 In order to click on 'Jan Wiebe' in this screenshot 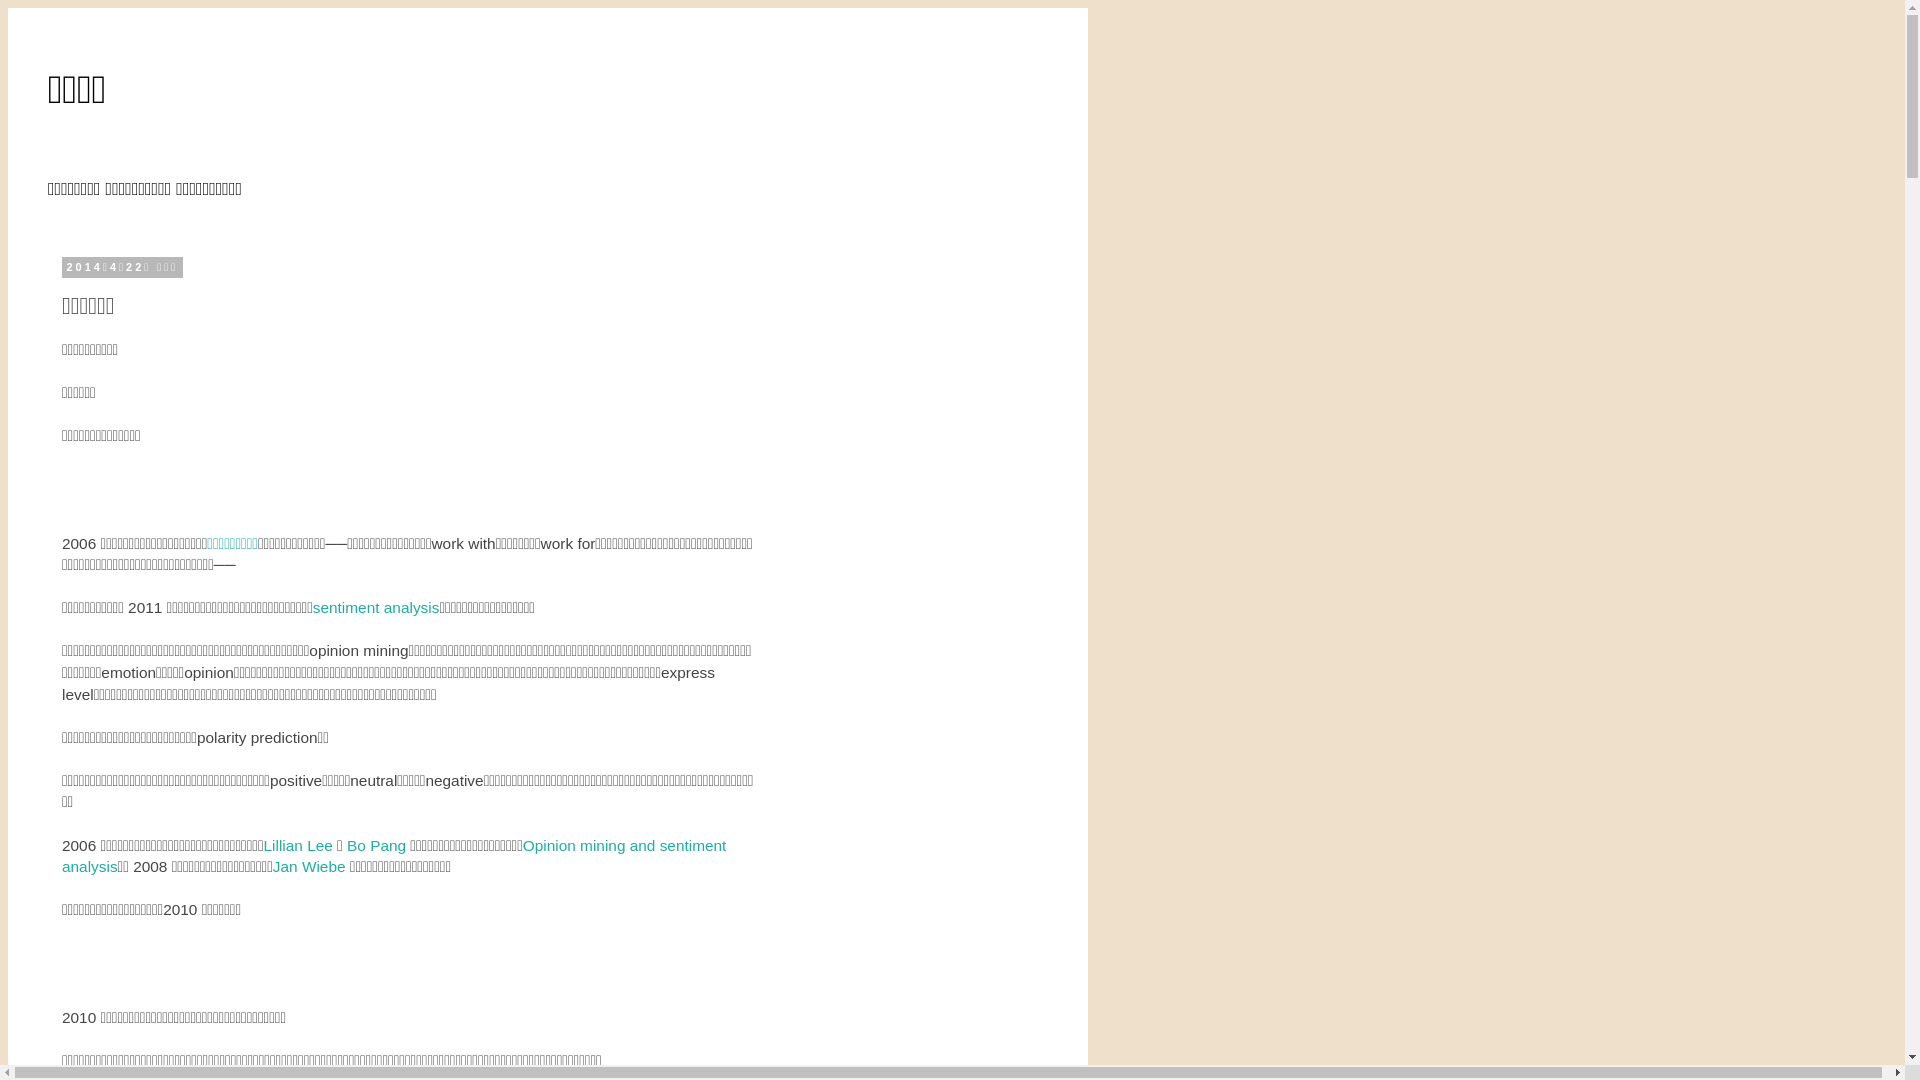, I will do `click(308, 865)`.